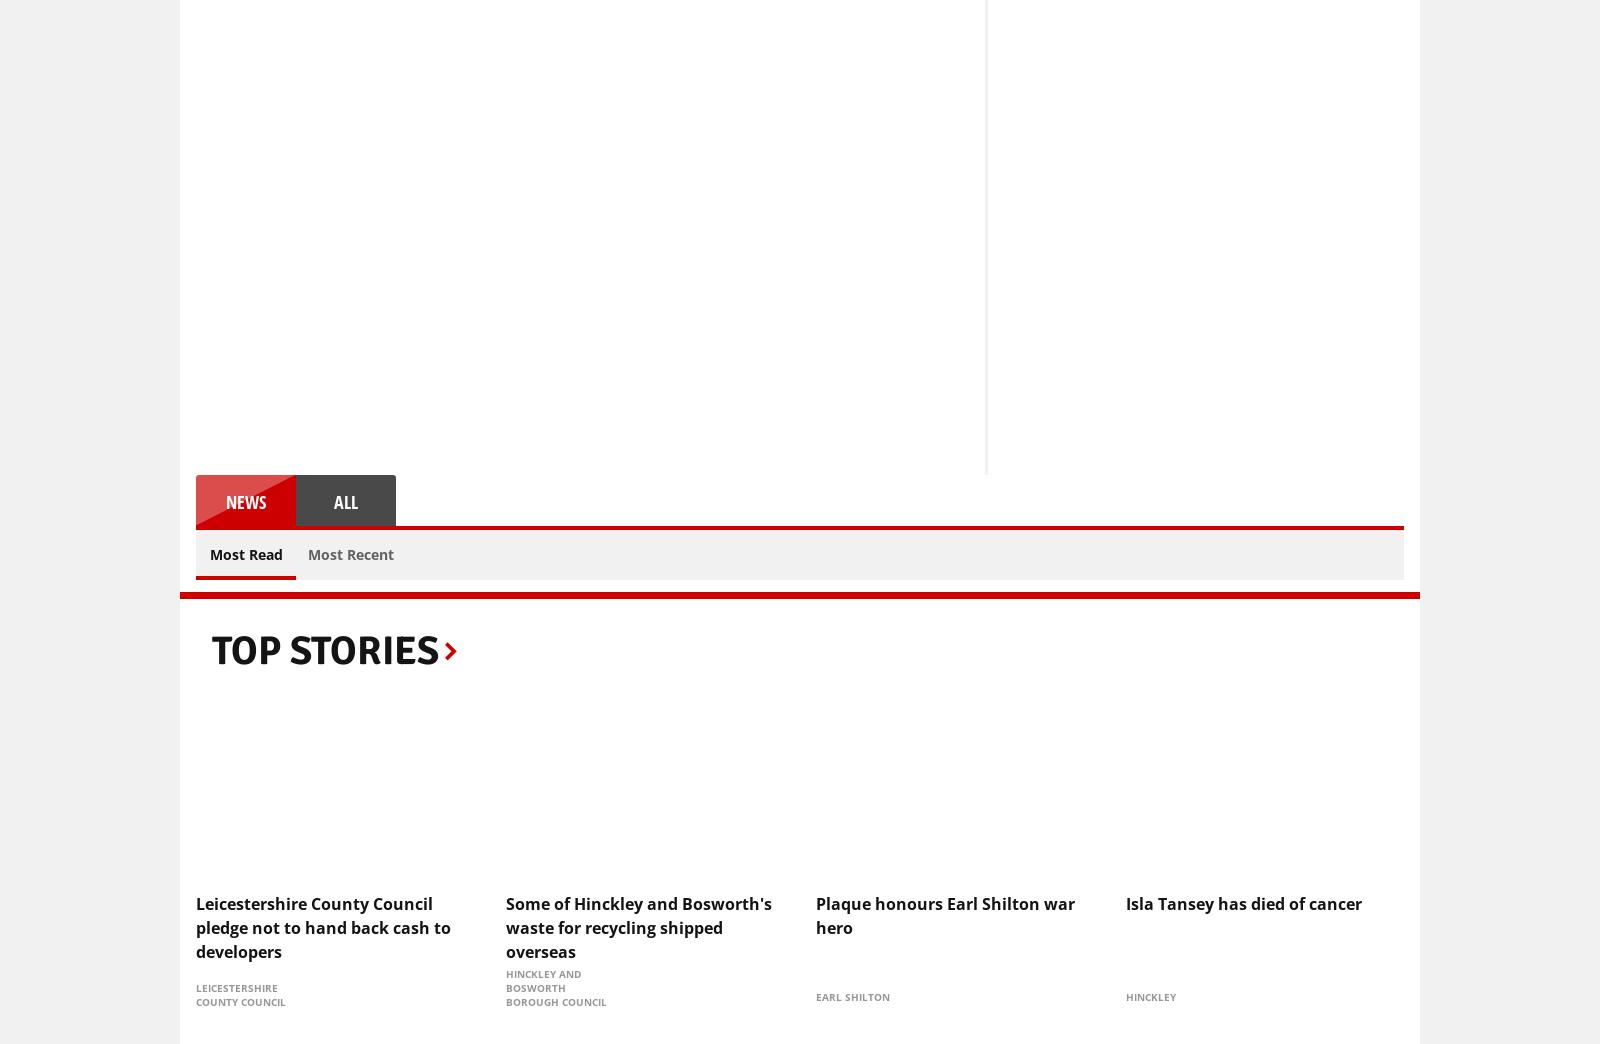 The image size is (1600, 1044). I want to click on 'Leicestershire County Council pledge not to hand back cash to developers', so click(323, 925).